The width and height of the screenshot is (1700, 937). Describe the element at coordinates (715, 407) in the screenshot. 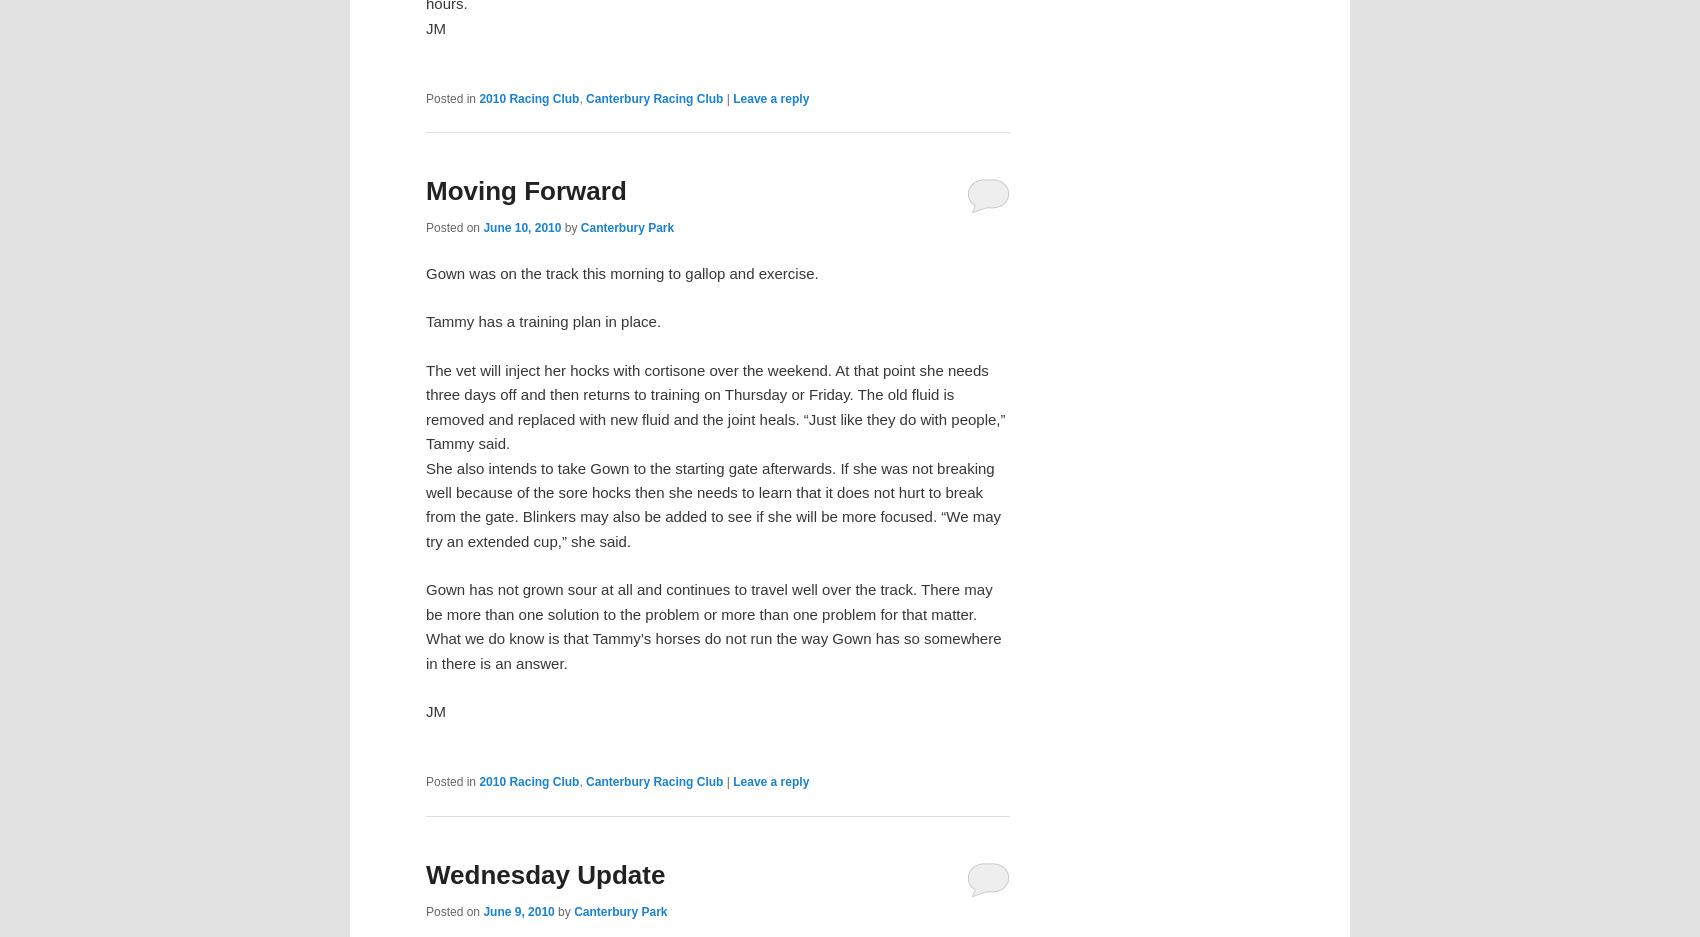

I see `'The vet will inject her hocks with cortisone over the weekend. At that point she needs three days off and then returns to training on Thursday or Friday. The old fluid is removed and replaced with new fluid and the joint heals. “Just like they do with people,” Tammy said.'` at that location.